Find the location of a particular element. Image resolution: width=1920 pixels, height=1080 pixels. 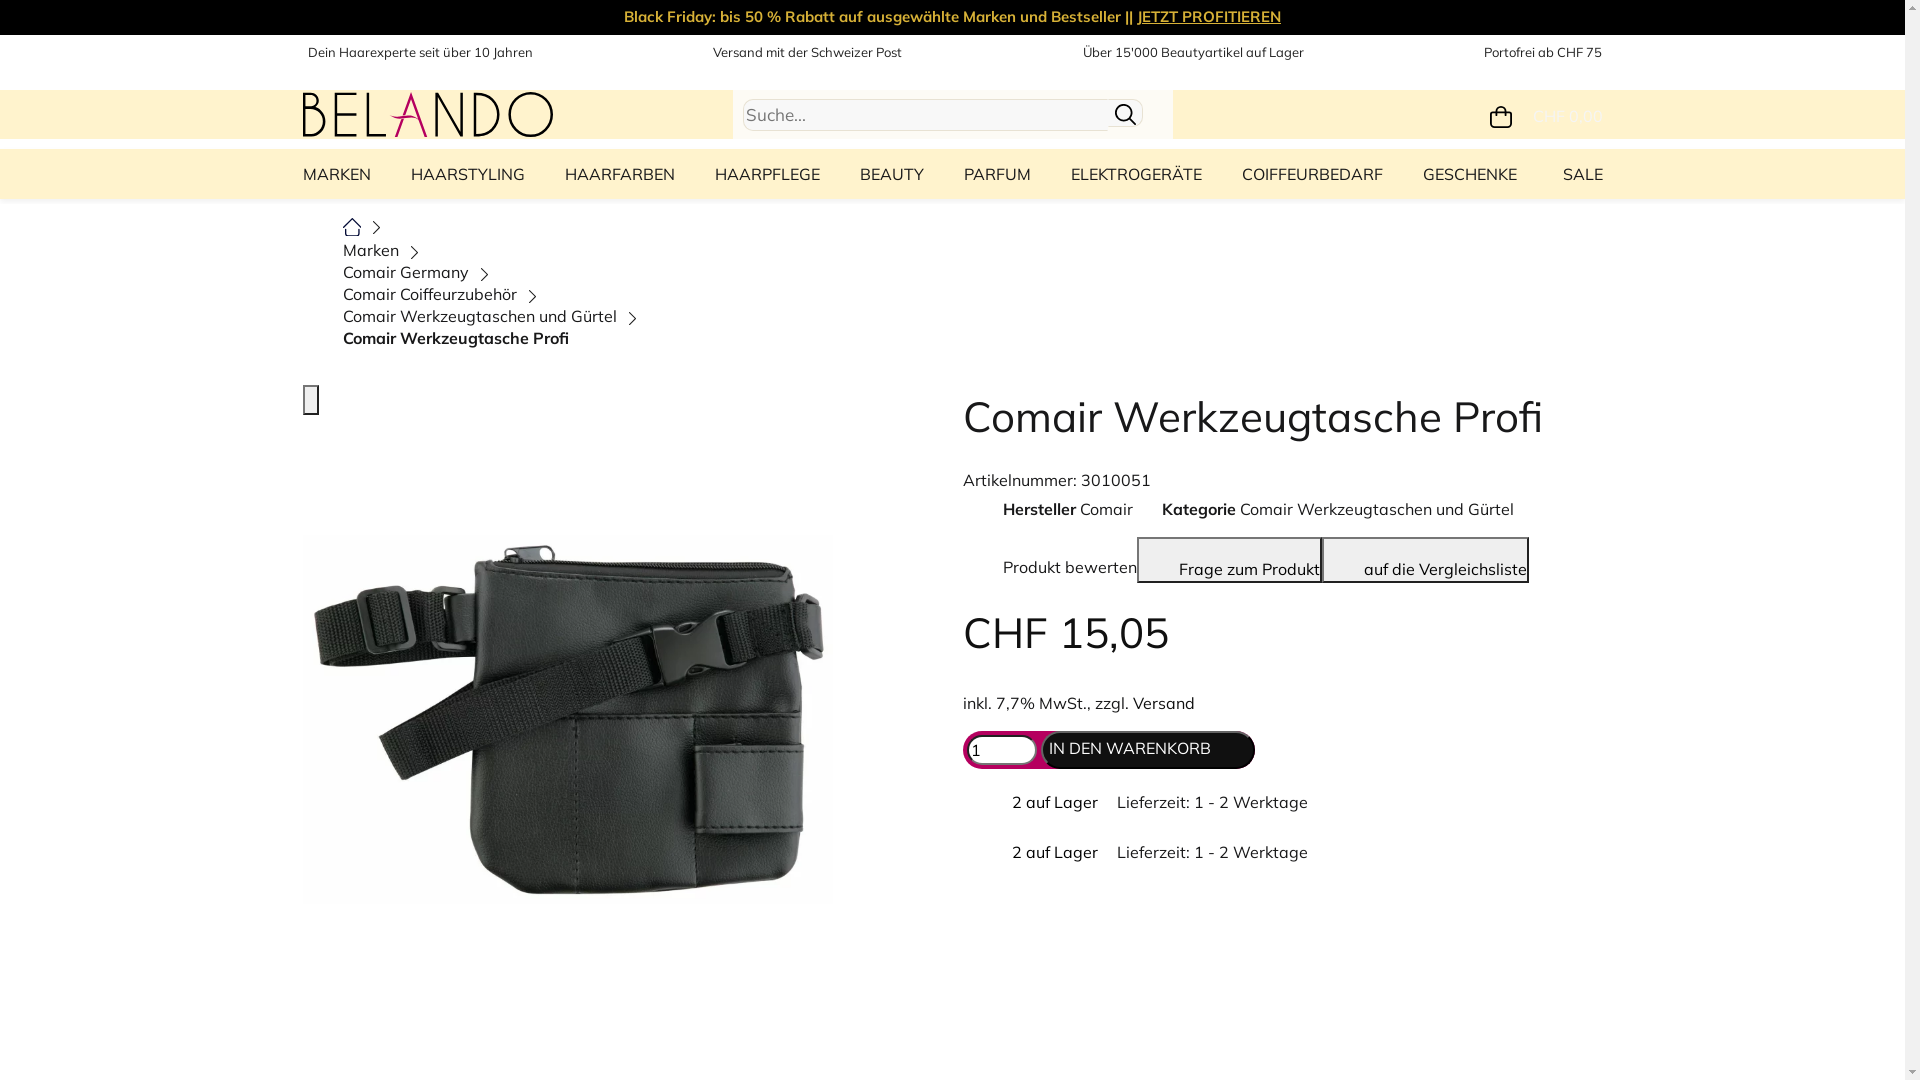

'HAARFARBEN' is located at coordinates (543, 172).